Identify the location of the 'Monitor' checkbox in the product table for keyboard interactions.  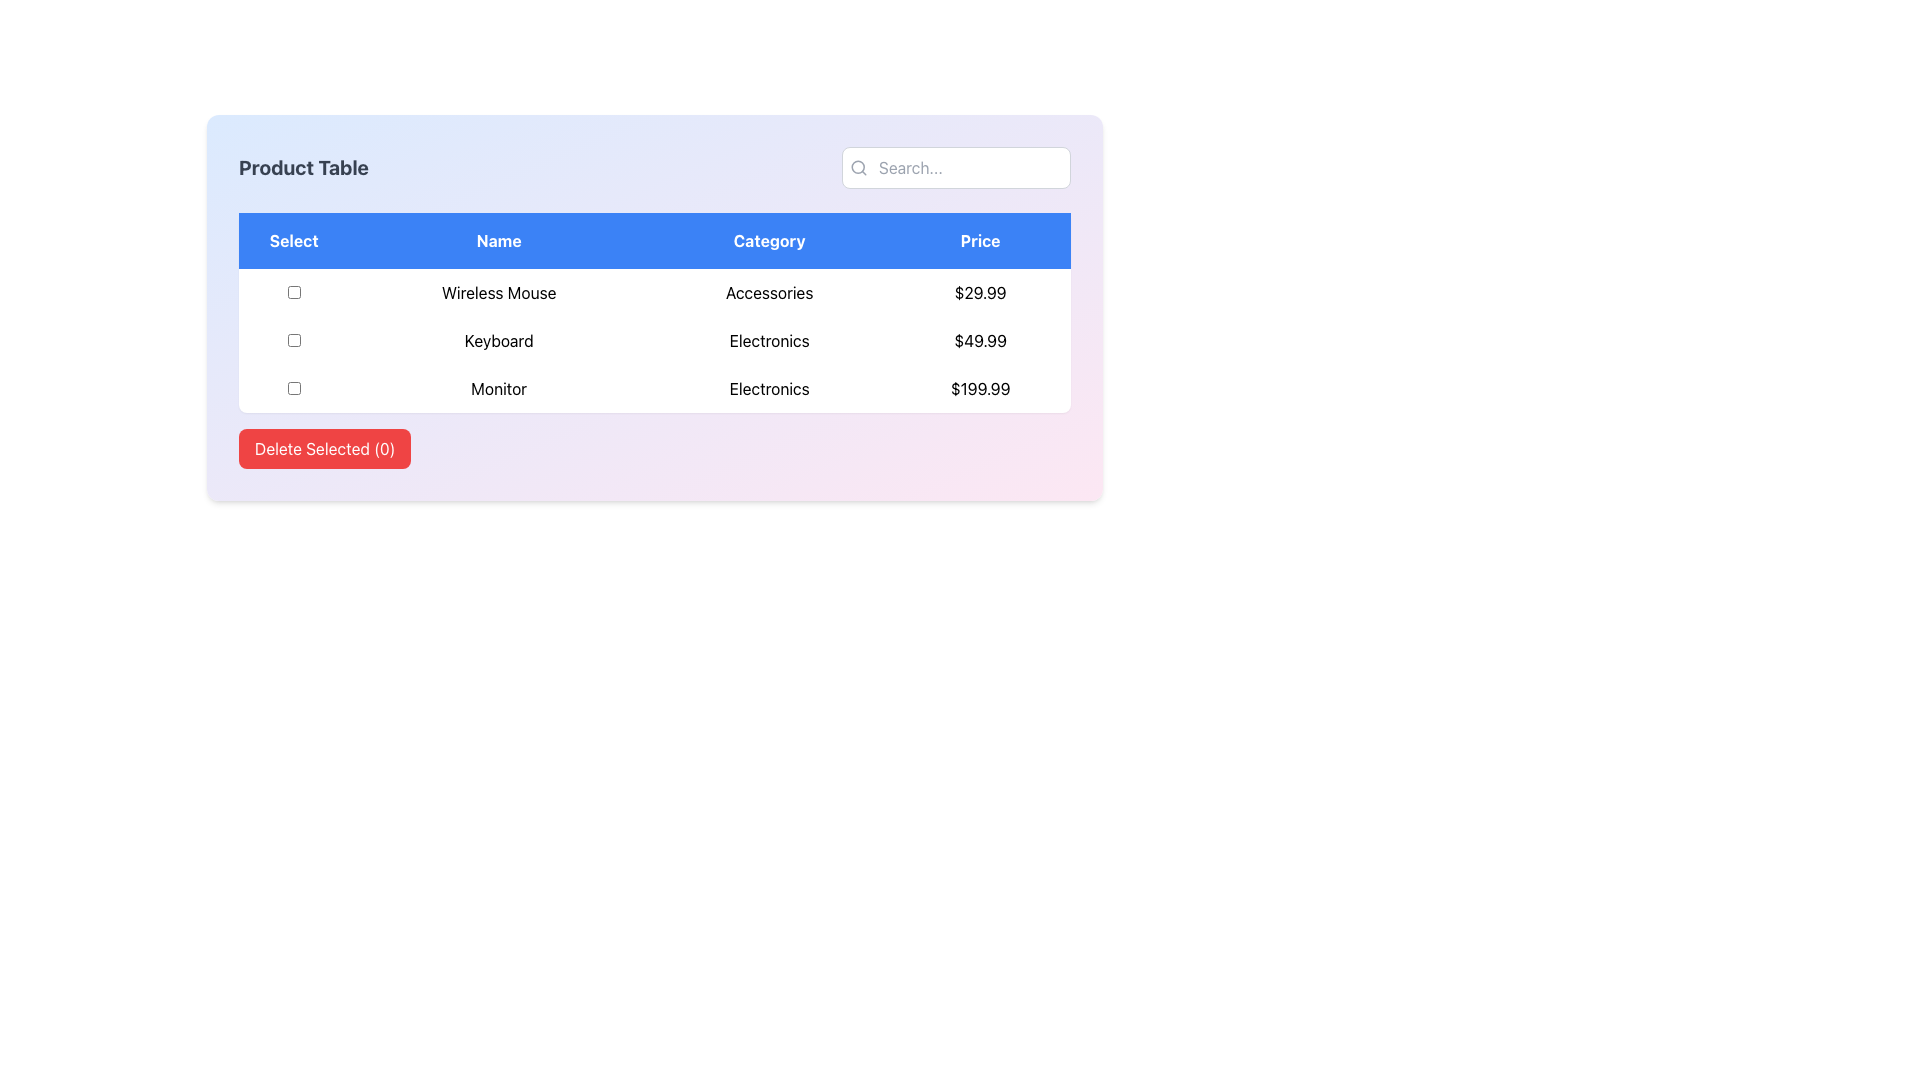
(293, 389).